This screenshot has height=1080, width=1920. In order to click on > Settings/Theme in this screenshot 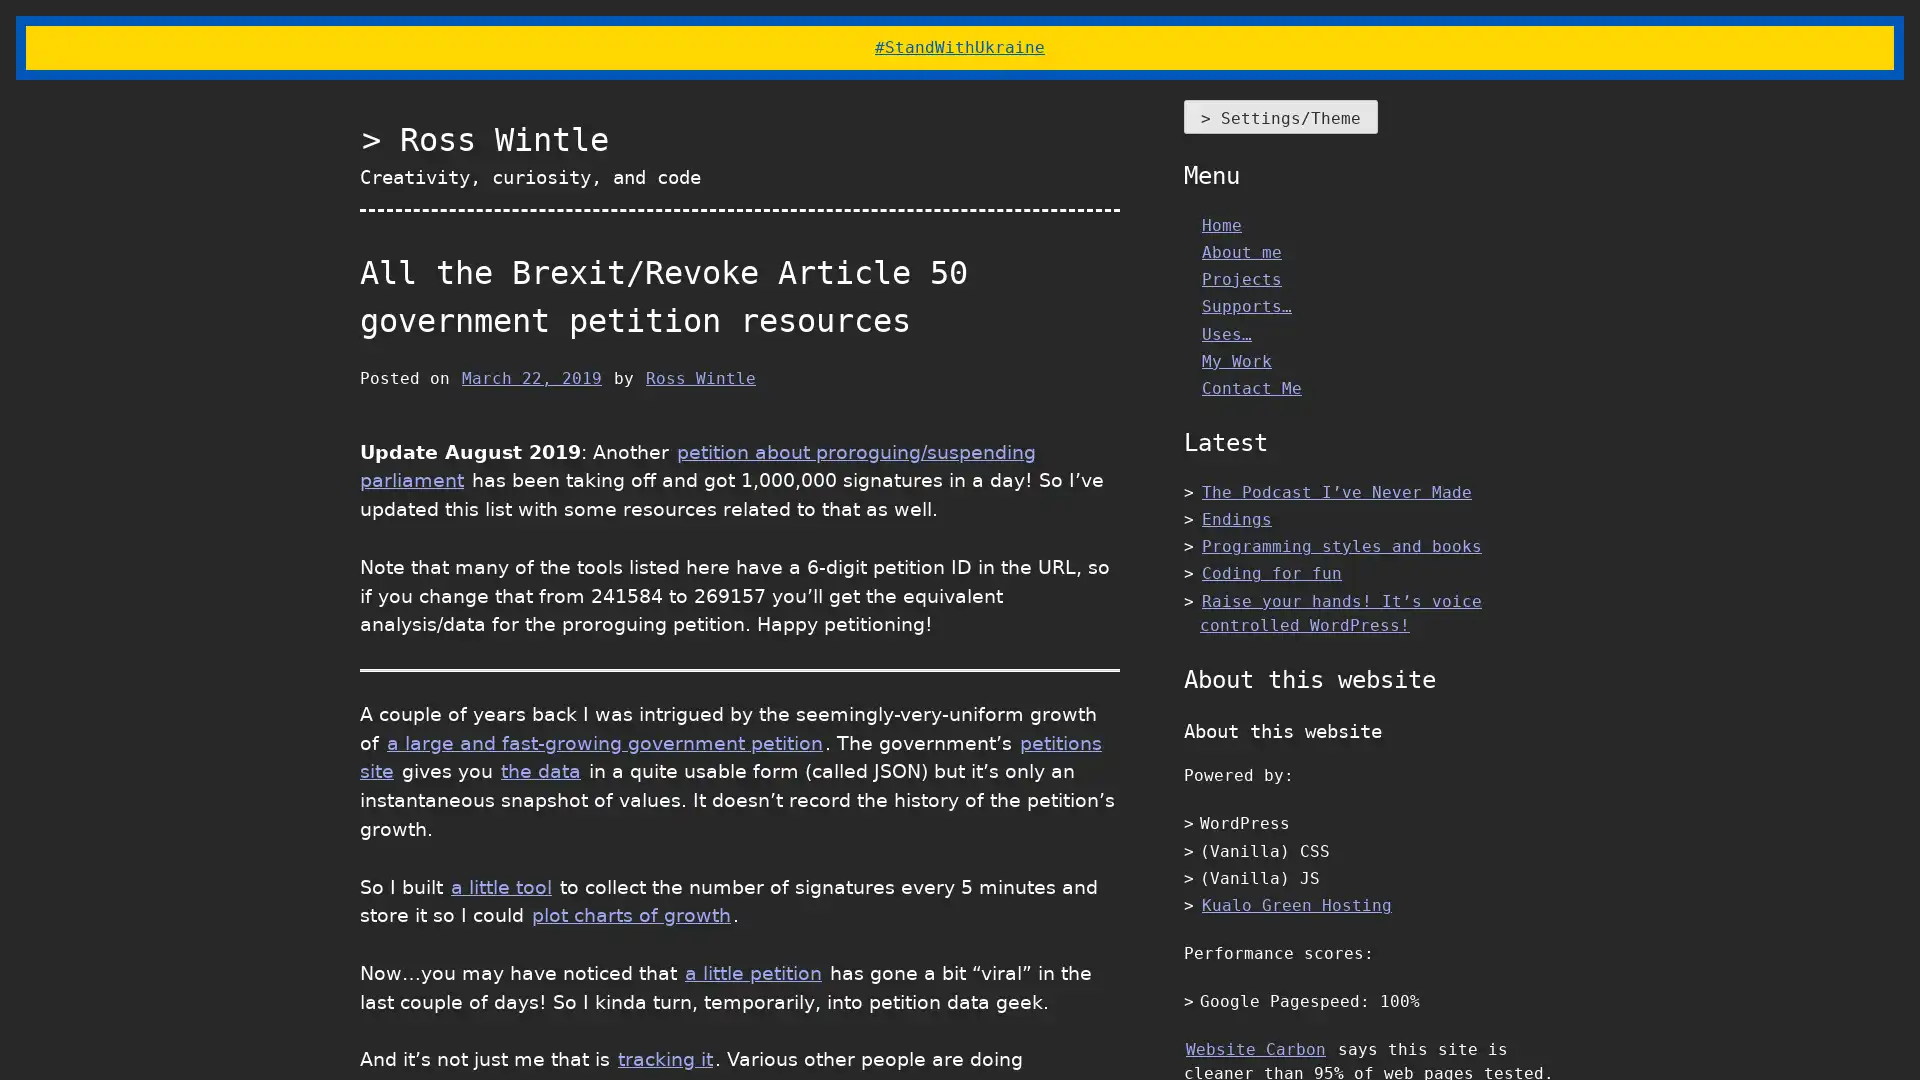, I will do `click(1281, 116)`.